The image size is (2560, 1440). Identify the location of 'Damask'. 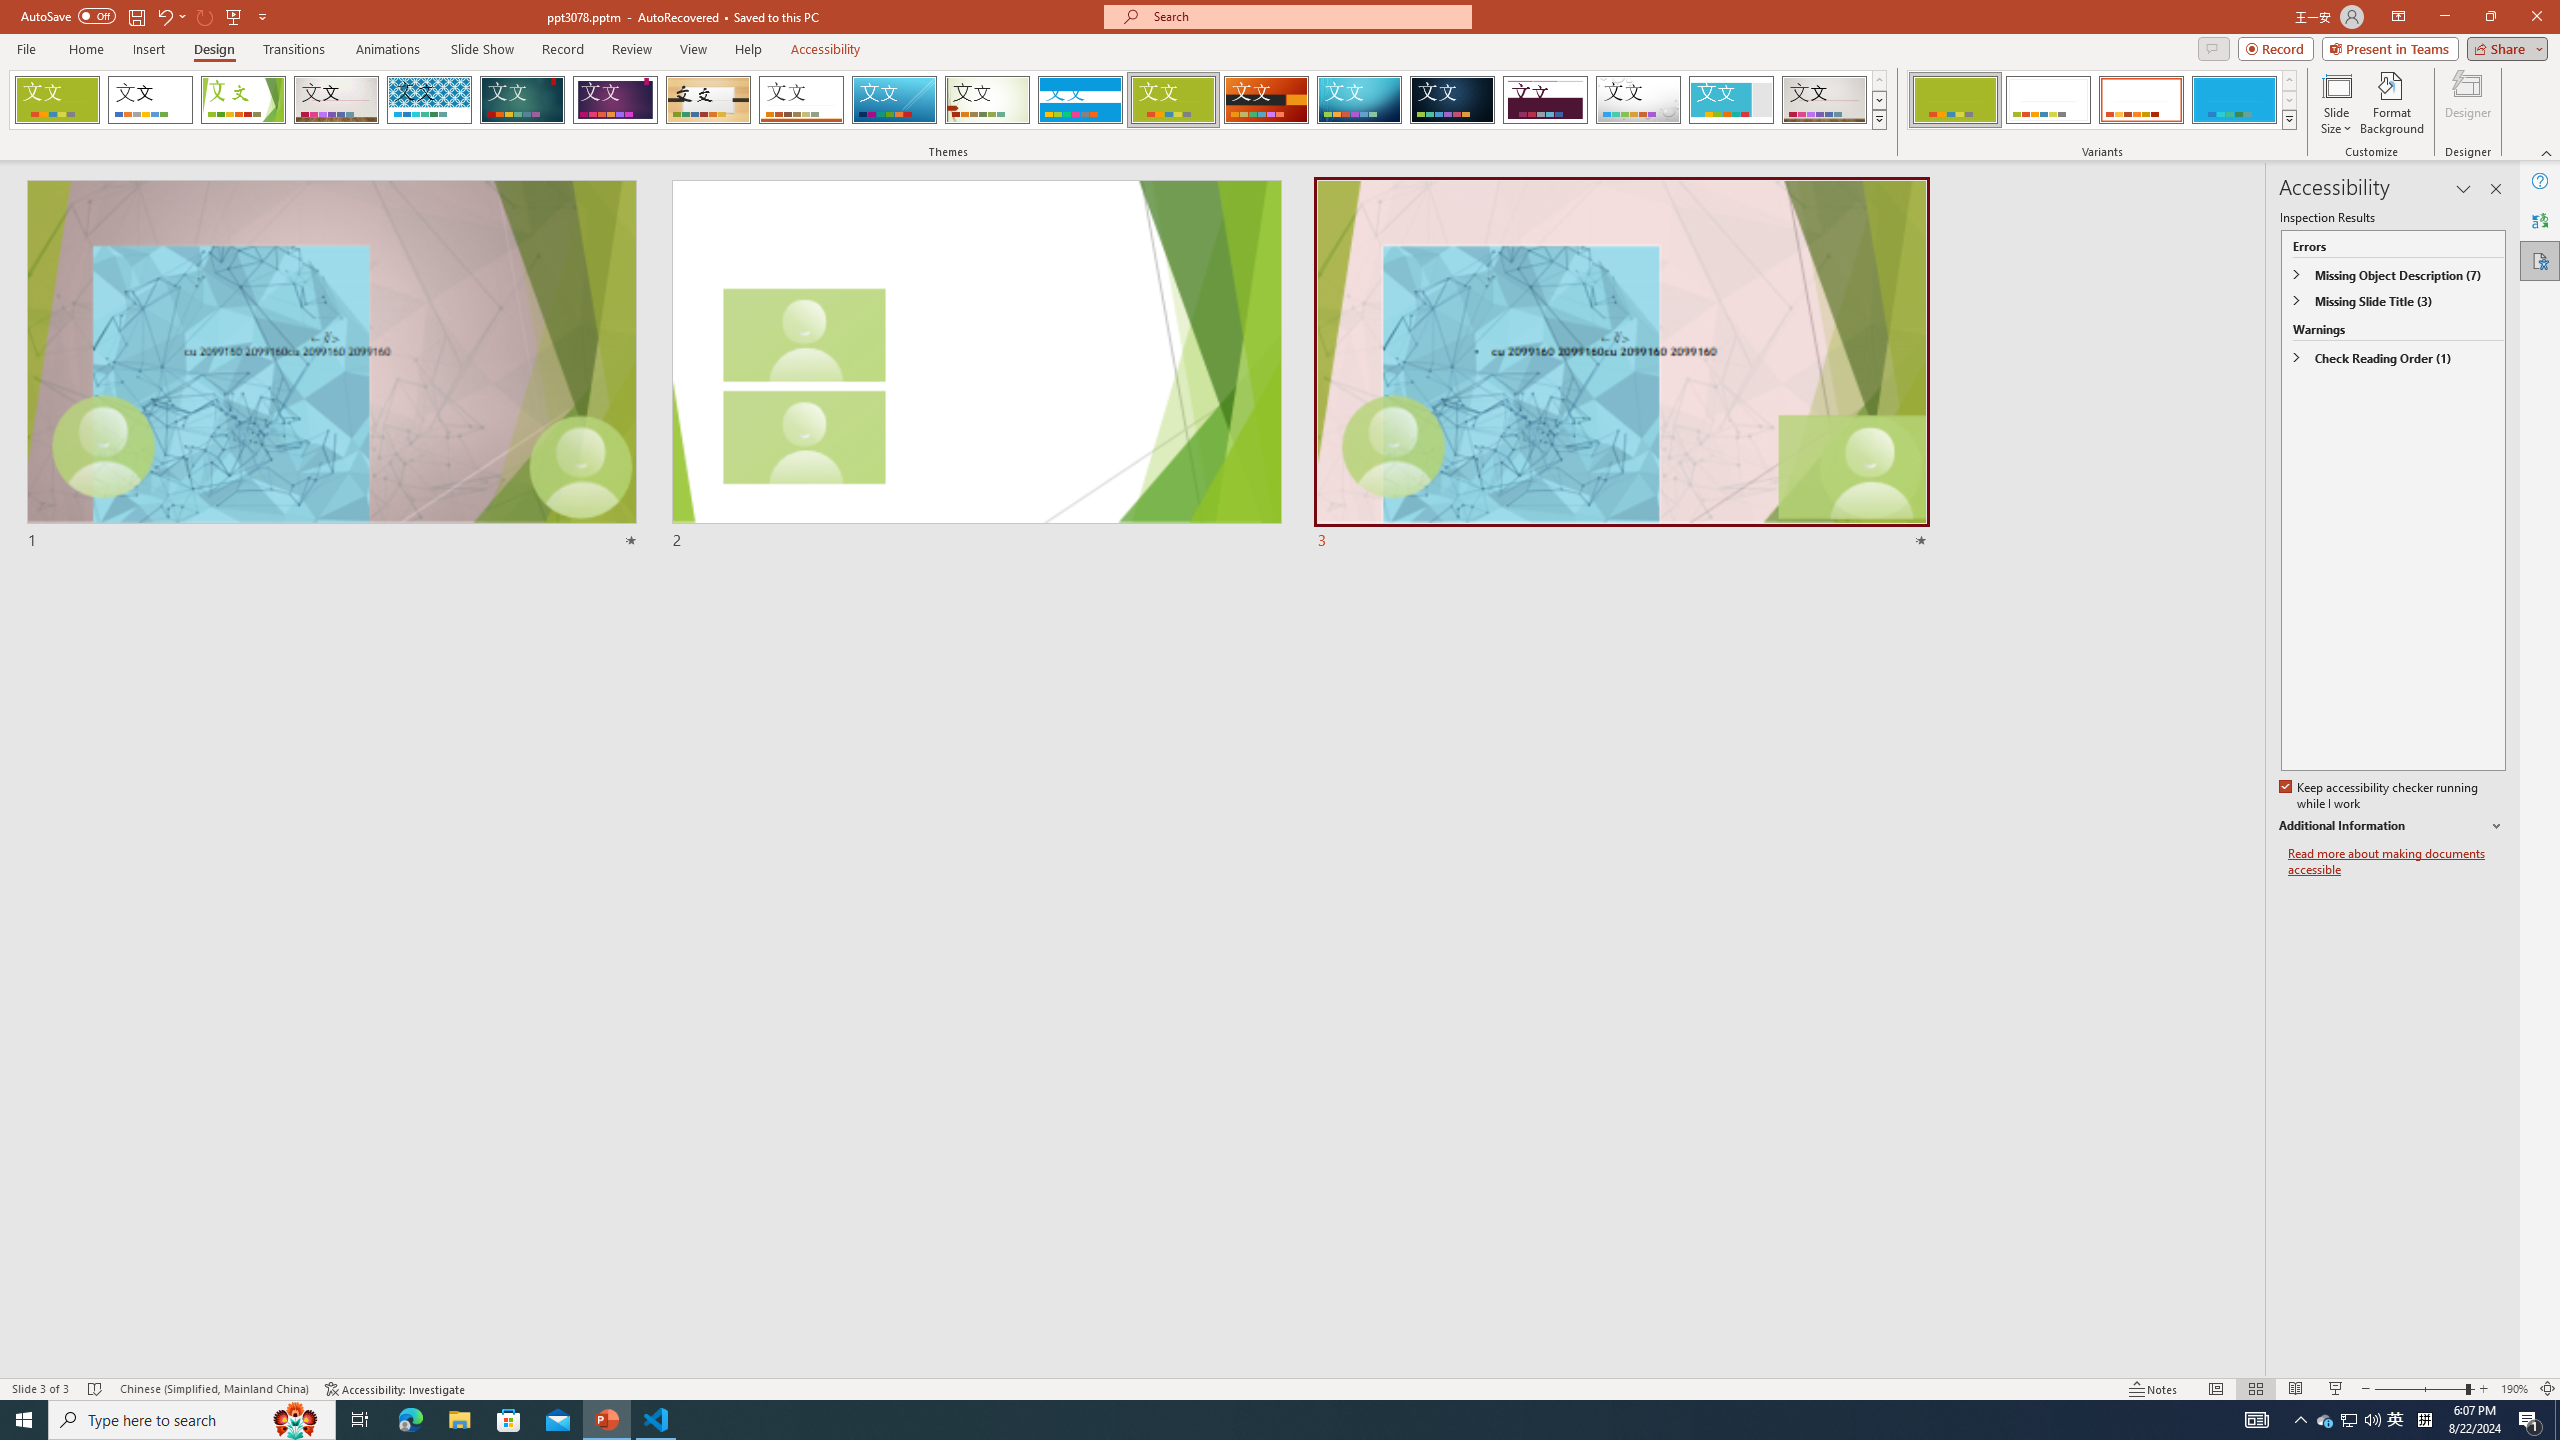
(1451, 99).